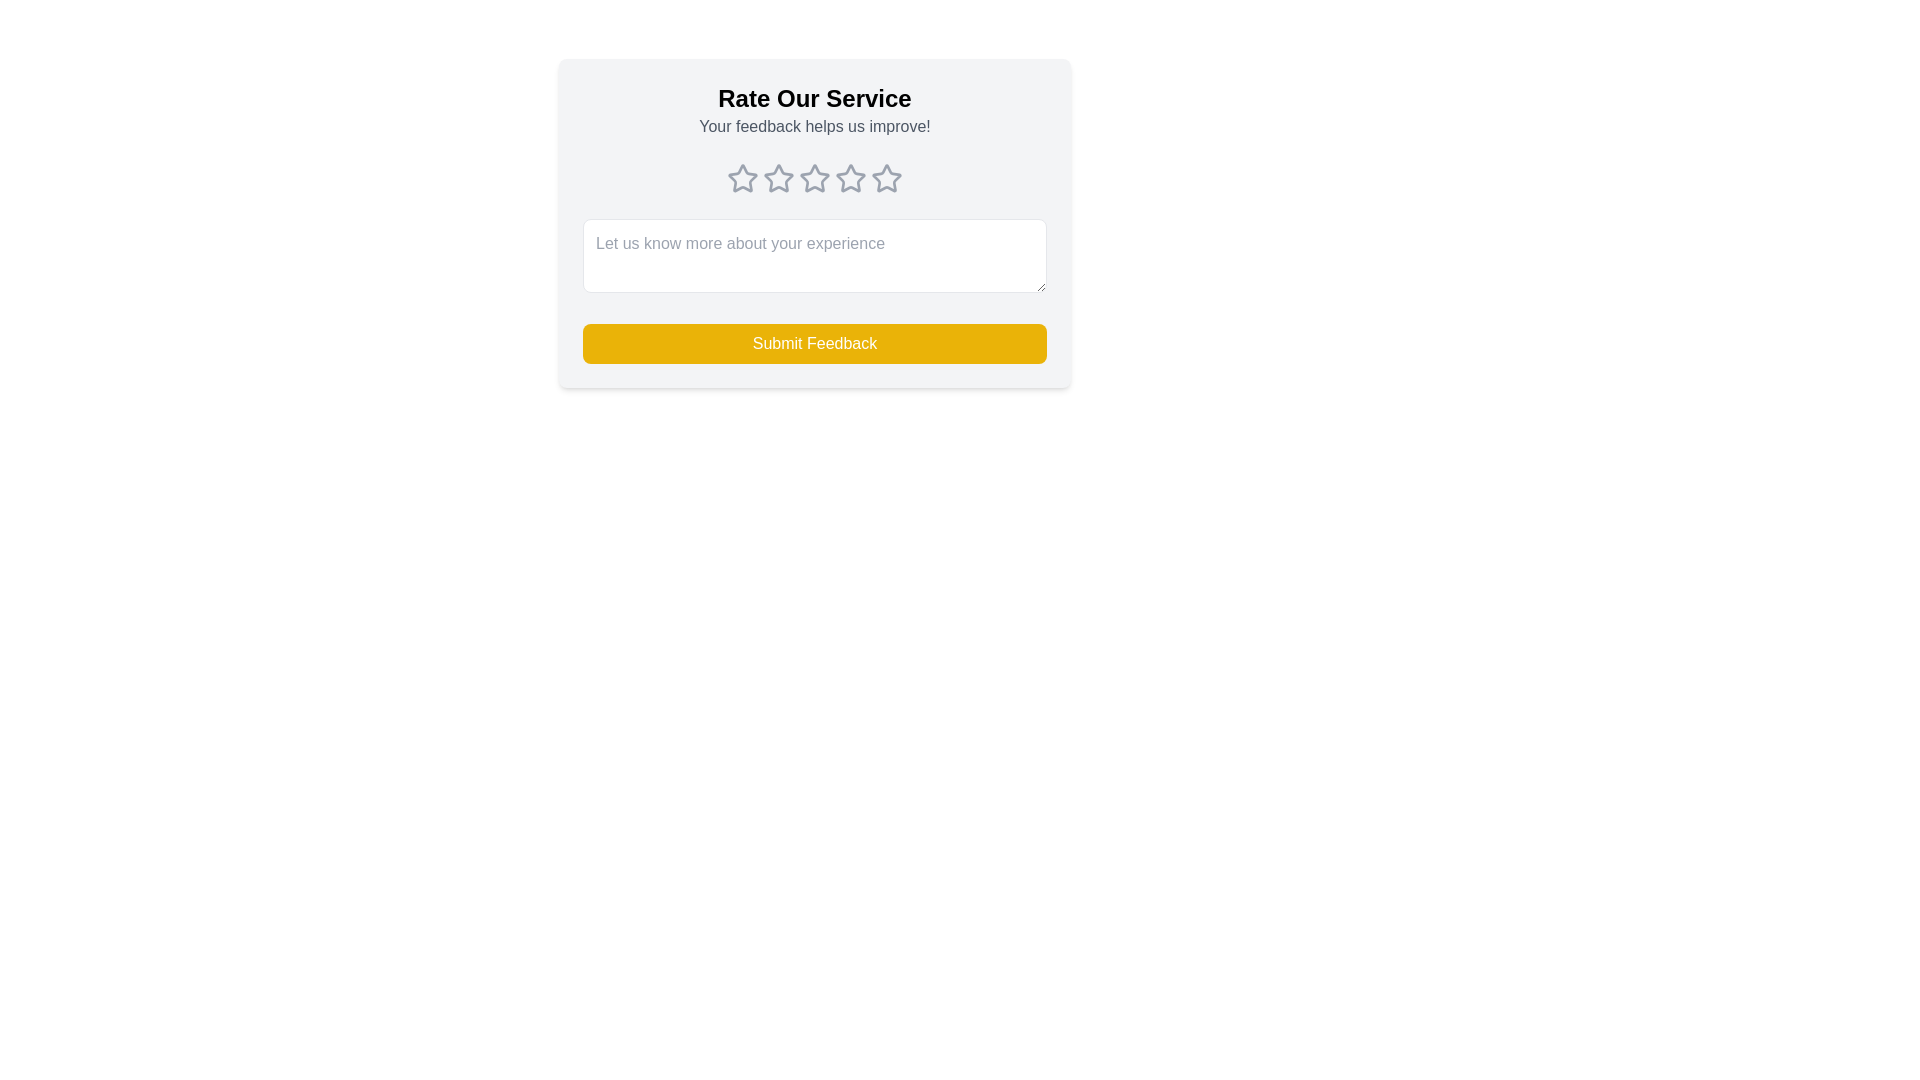  I want to click on header text label at the top-center of the feedback form to understand its purpose, so click(815, 99).